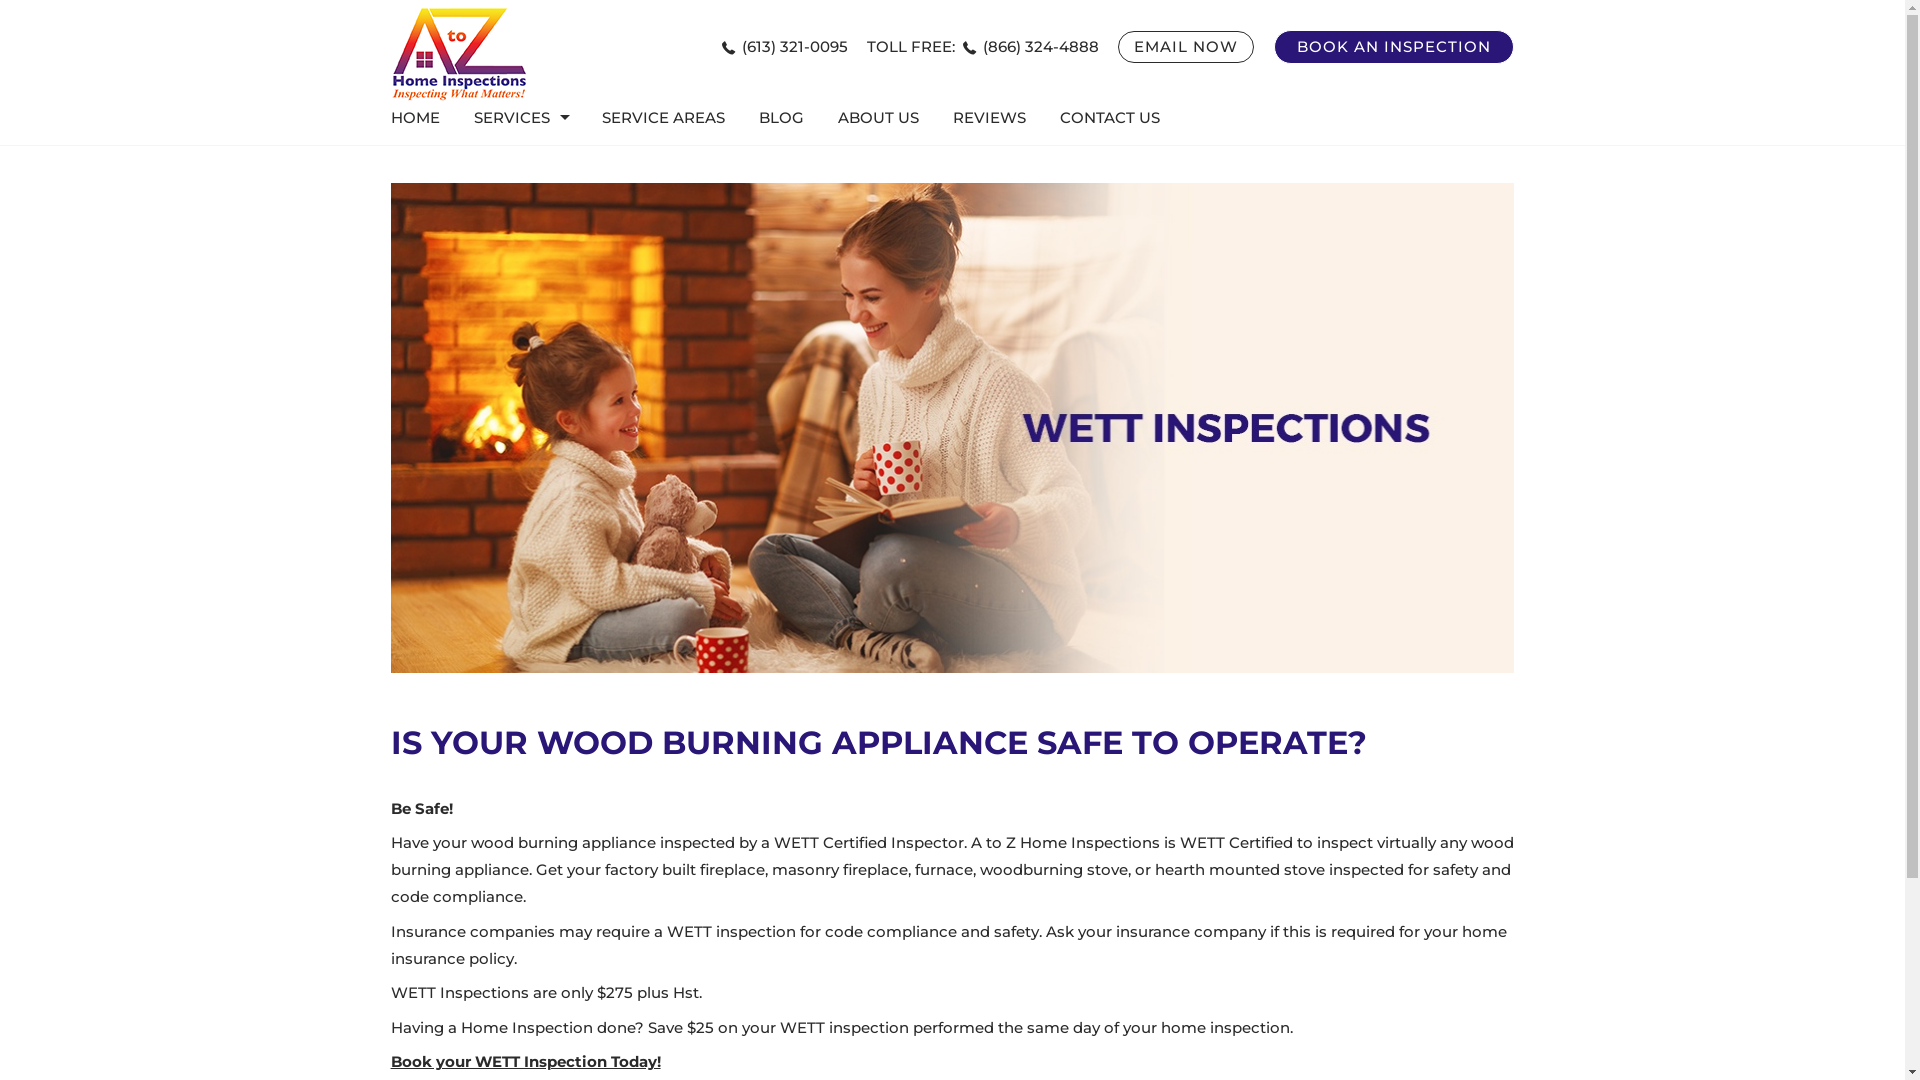 Image resolution: width=1920 pixels, height=1080 pixels. I want to click on '(613) 321-0095', so click(784, 45).